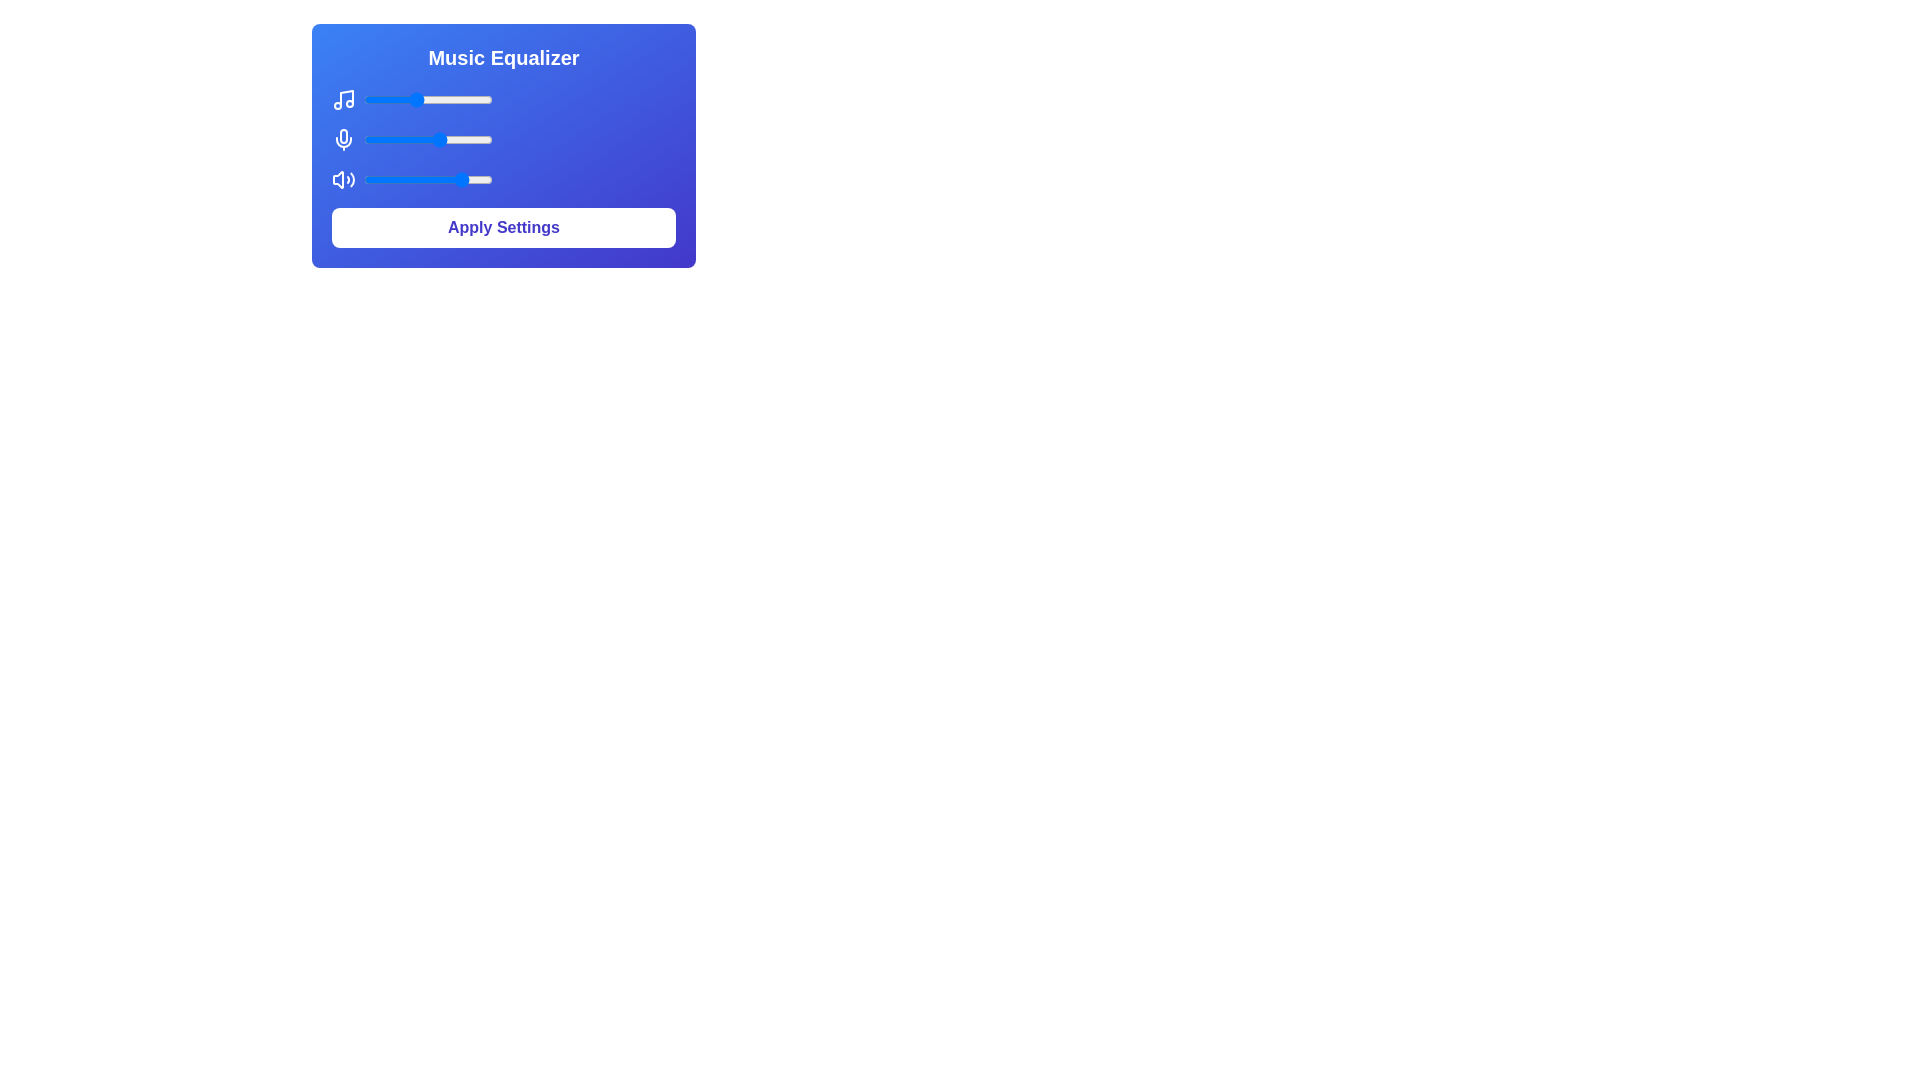 This screenshot has height=1080, width=1920. Describe the element at coordinates (385, 180) in the screenshot. I see `the volume` at that location.